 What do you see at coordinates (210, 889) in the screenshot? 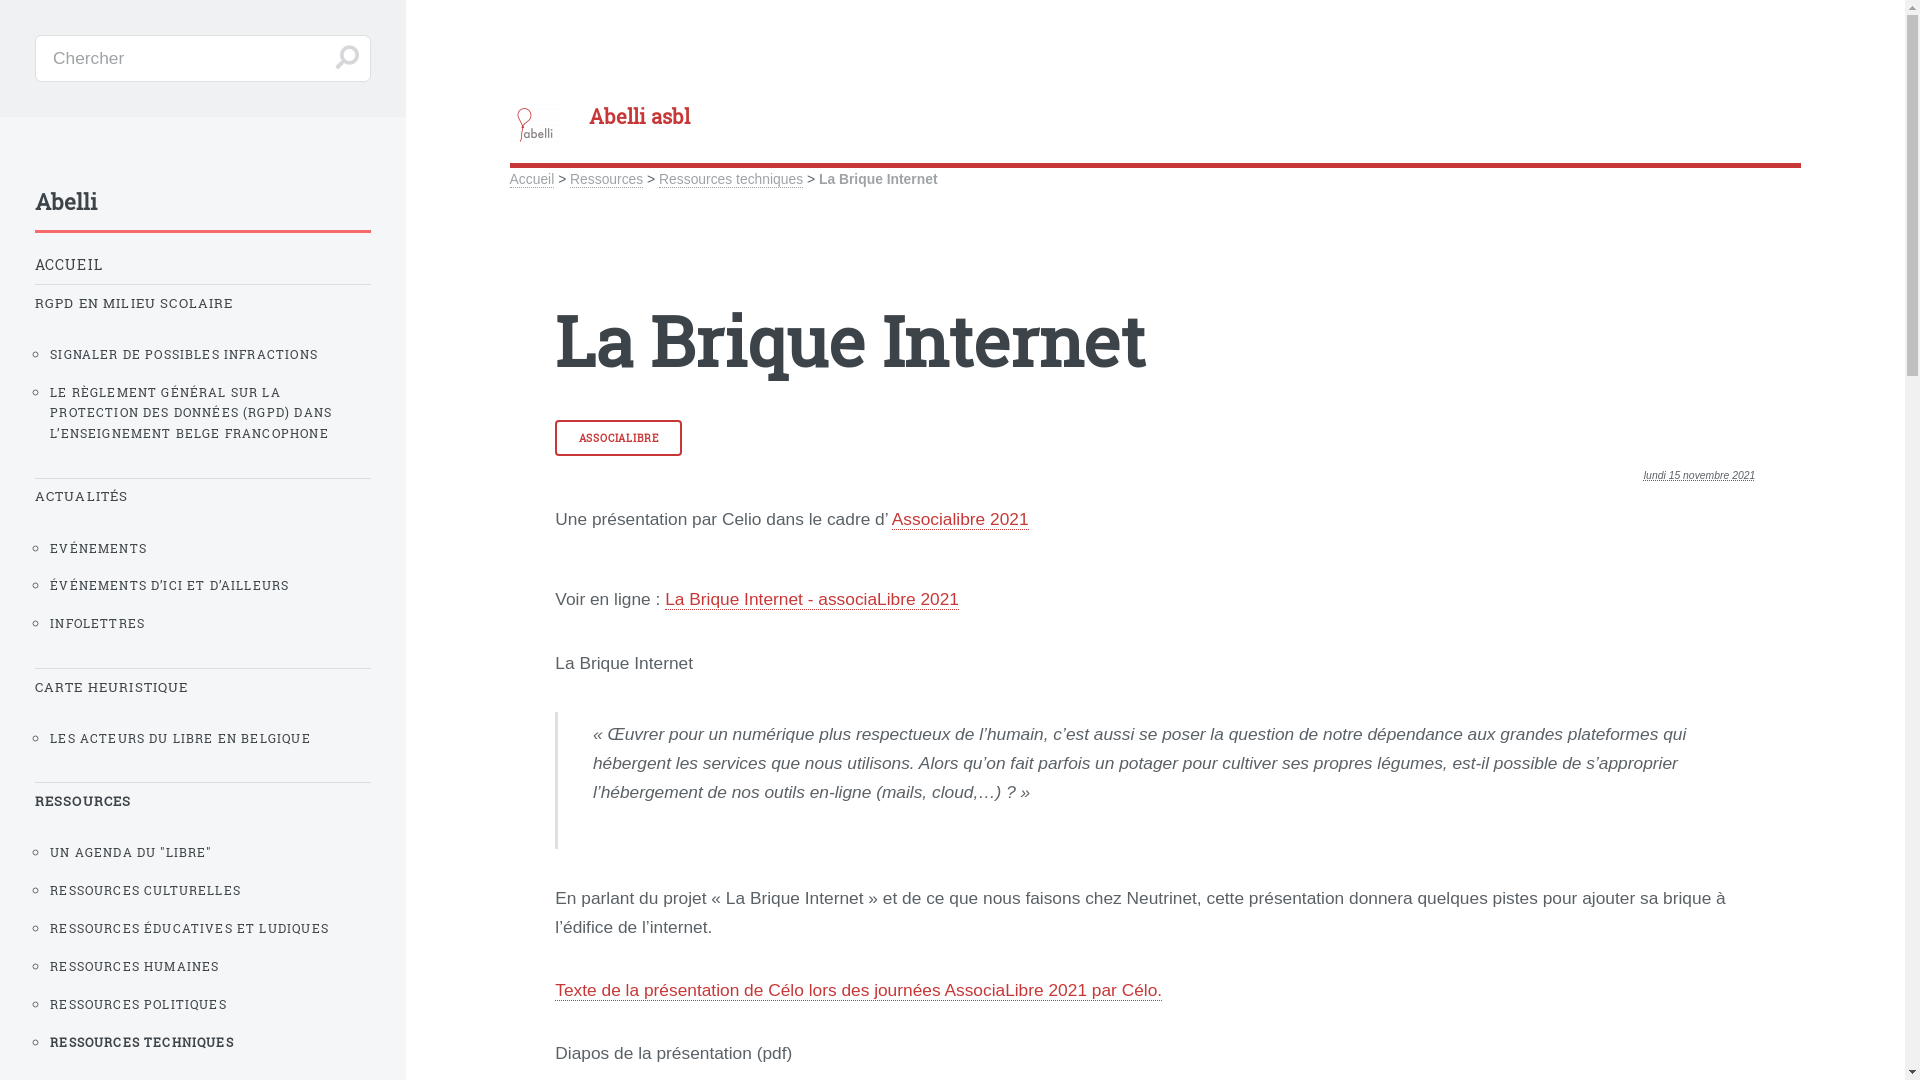
I see `'RESSOURCES CULTURELLES'` at bounding box center [210, 889].